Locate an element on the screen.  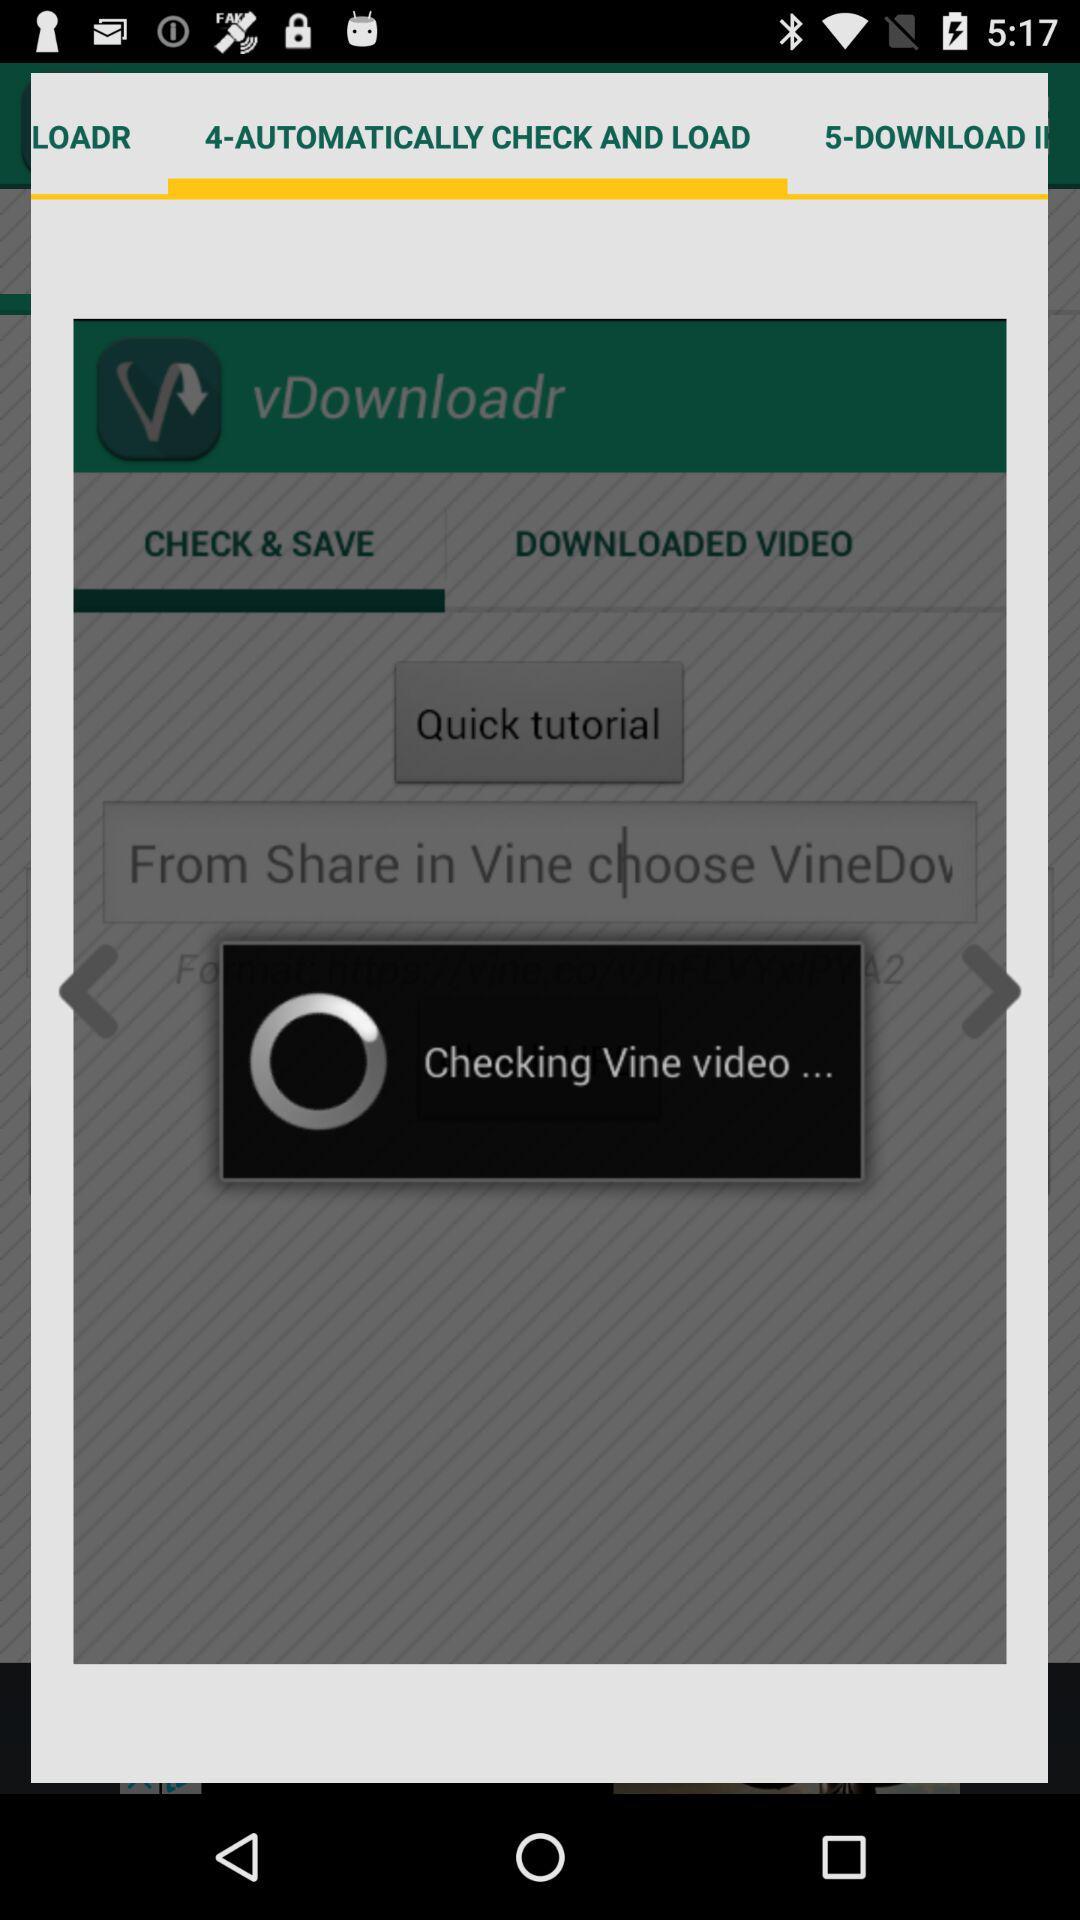
the app at the top right corner is located at coordinates (918, 135).